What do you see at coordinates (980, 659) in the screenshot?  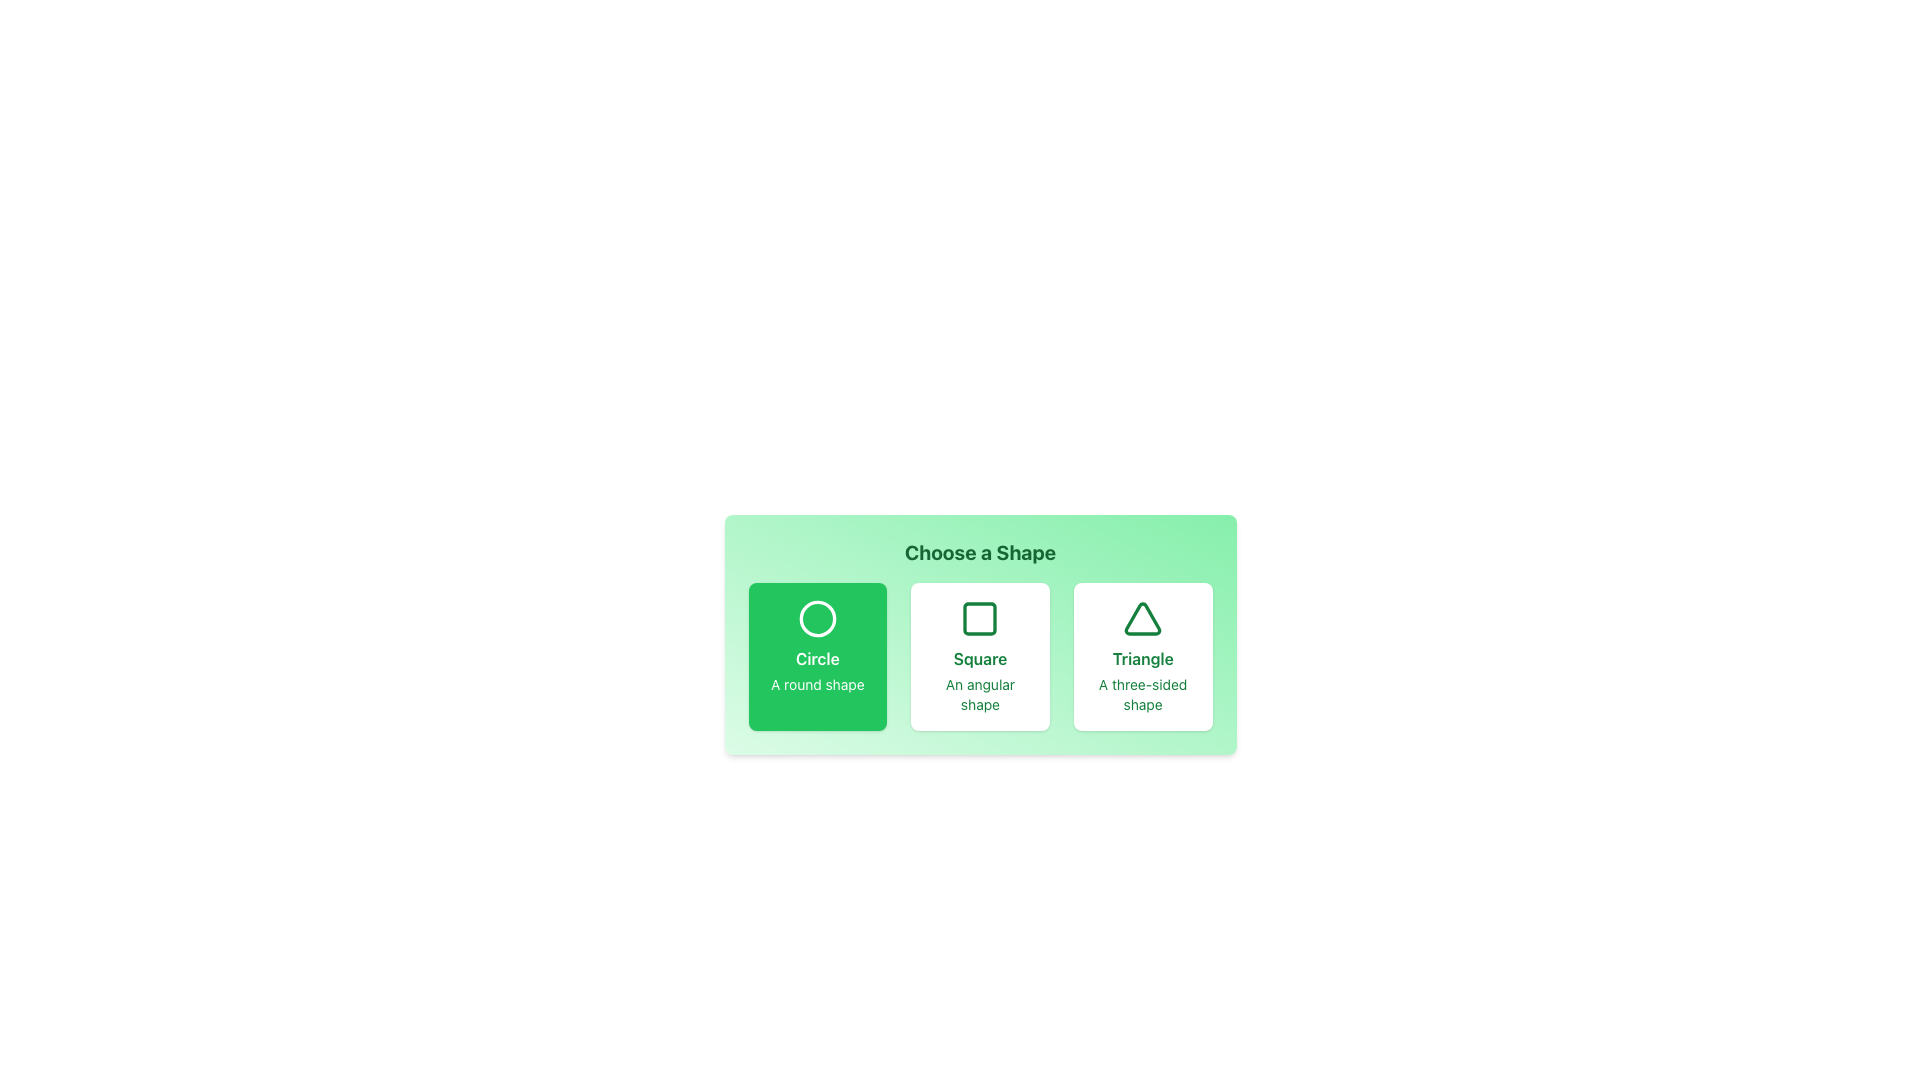 I see `the 'Square' text label, which is displayed in bold green font within a card layout, located in the center of the second card from the left in a row labeled 'Choose a Shape'` at bounding box center [980, 659].